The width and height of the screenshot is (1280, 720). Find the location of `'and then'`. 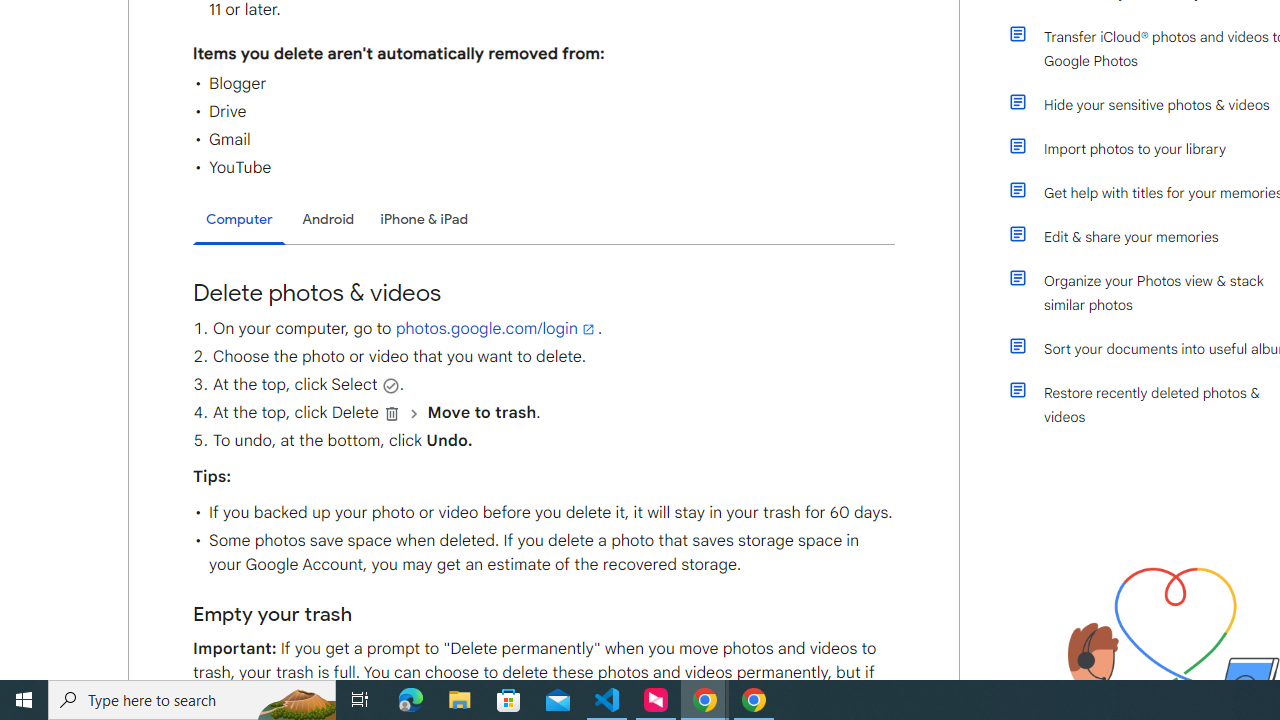

'and then' is located at coordinates (413, 412).